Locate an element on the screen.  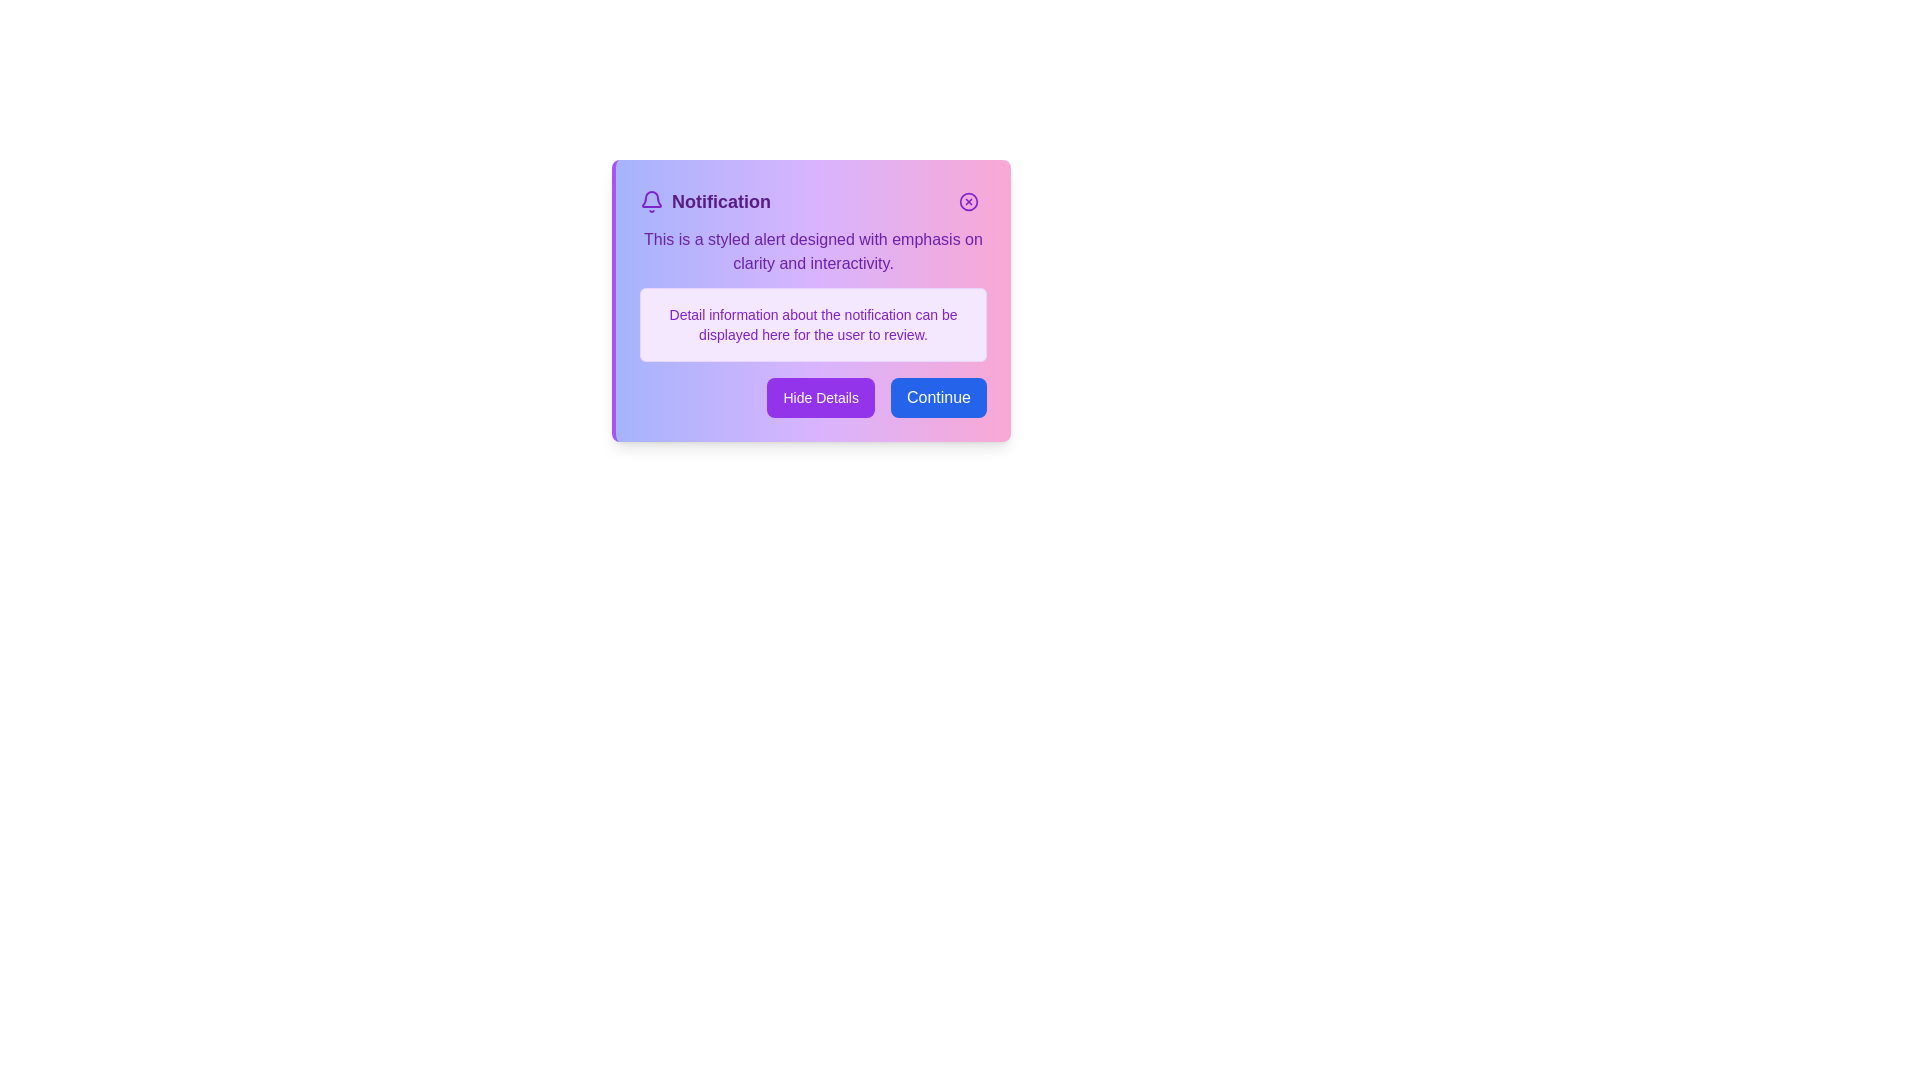
the 'Continue' button to acknowledge the notification is located at coordinates (938, 397).